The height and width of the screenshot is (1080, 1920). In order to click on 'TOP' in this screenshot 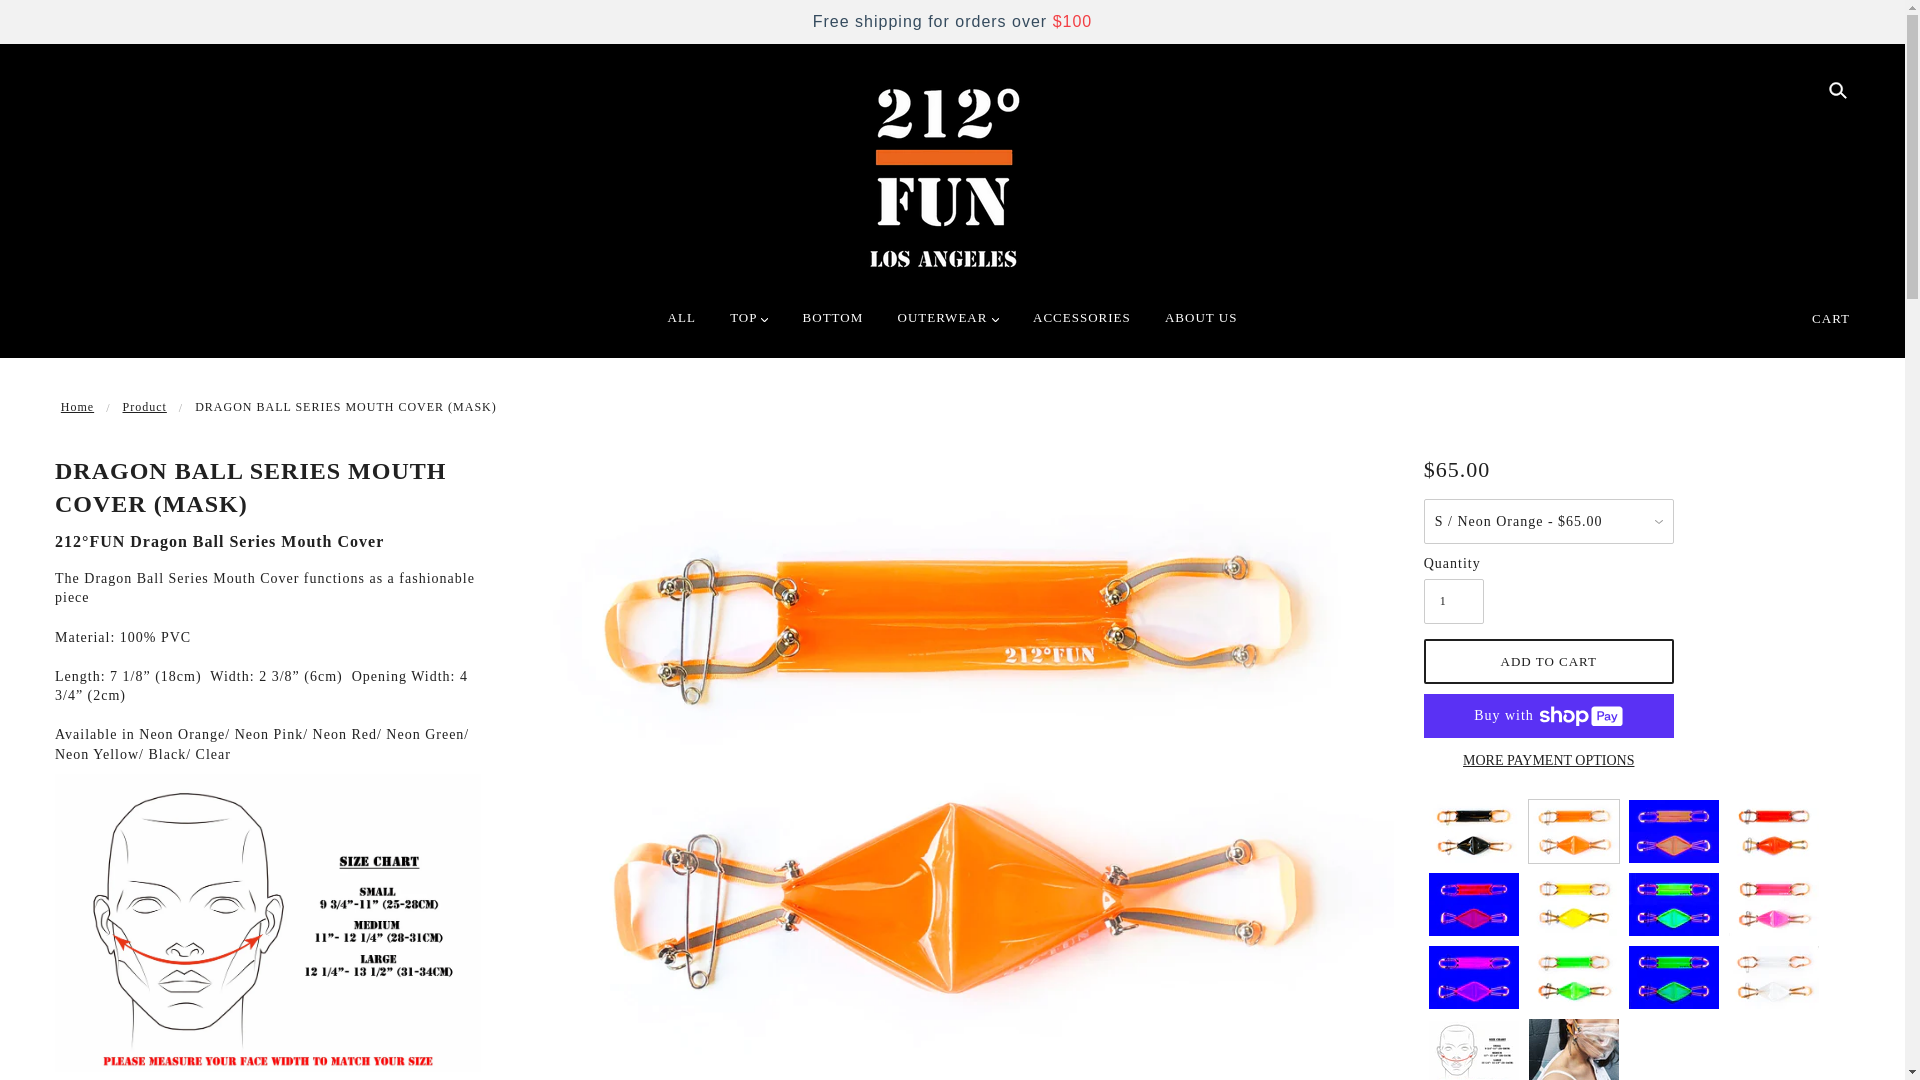, I will do `click(747, 324)`.